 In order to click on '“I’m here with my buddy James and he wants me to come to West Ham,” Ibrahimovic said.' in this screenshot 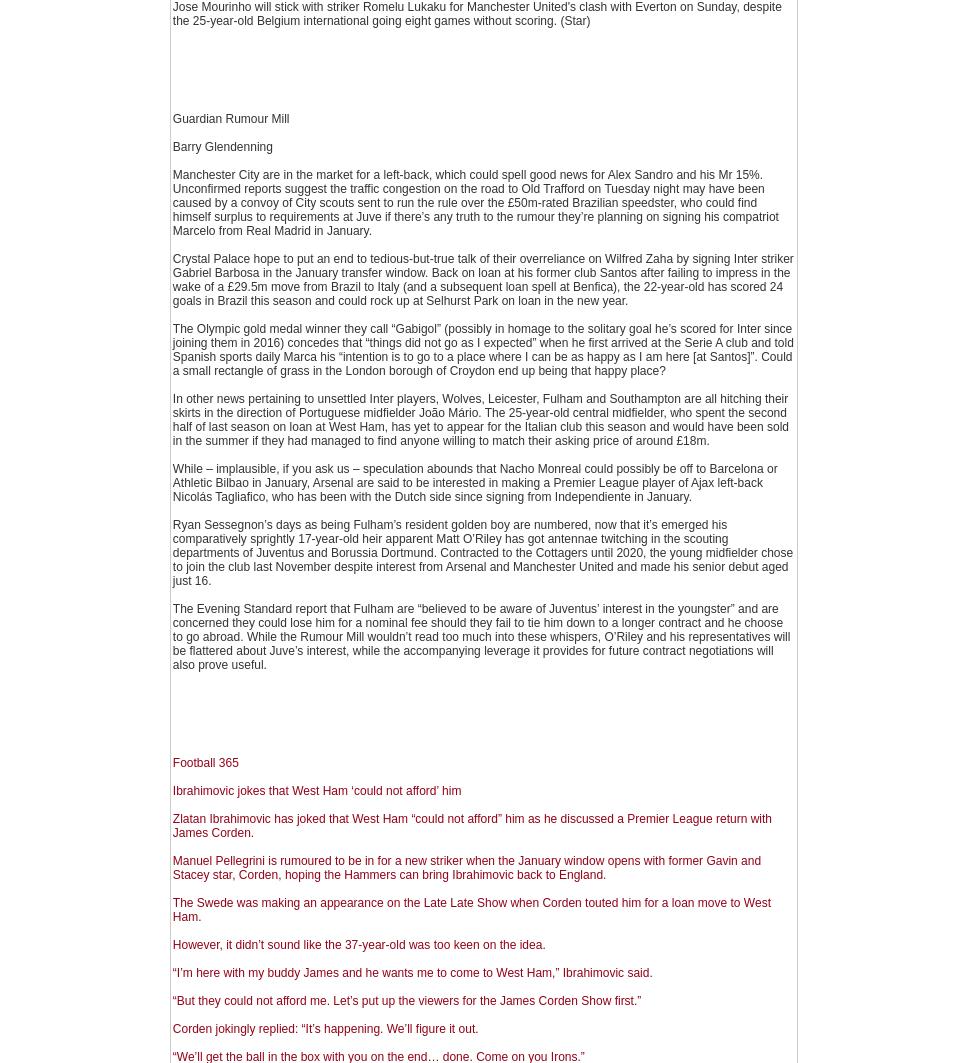, I will do `click(411, 971)`.